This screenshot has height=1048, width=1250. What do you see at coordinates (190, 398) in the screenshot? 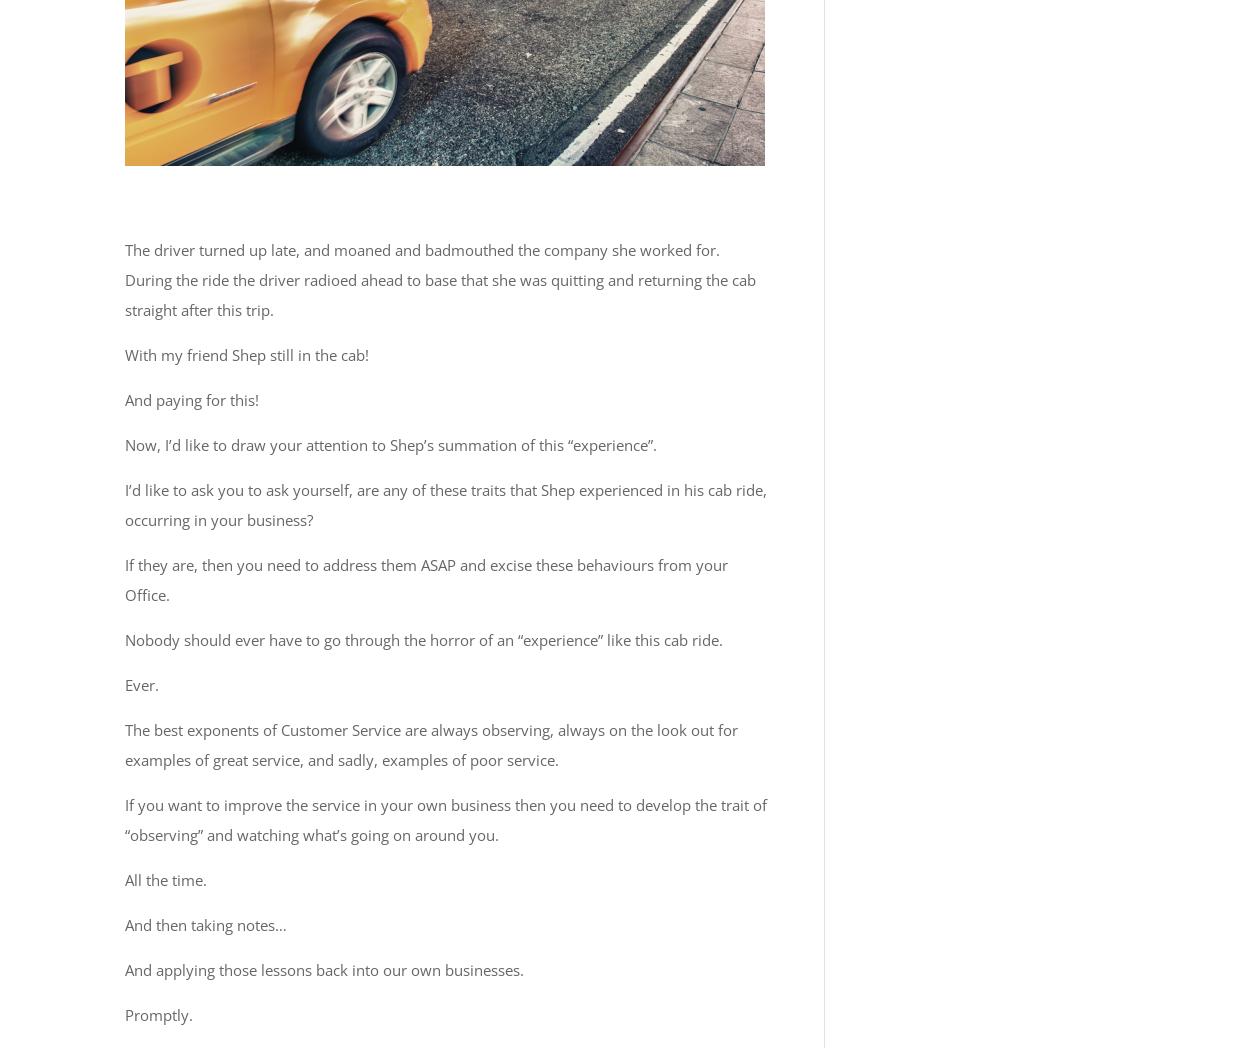
I see `'And paying for this!'` at bounding box center [190, 398].